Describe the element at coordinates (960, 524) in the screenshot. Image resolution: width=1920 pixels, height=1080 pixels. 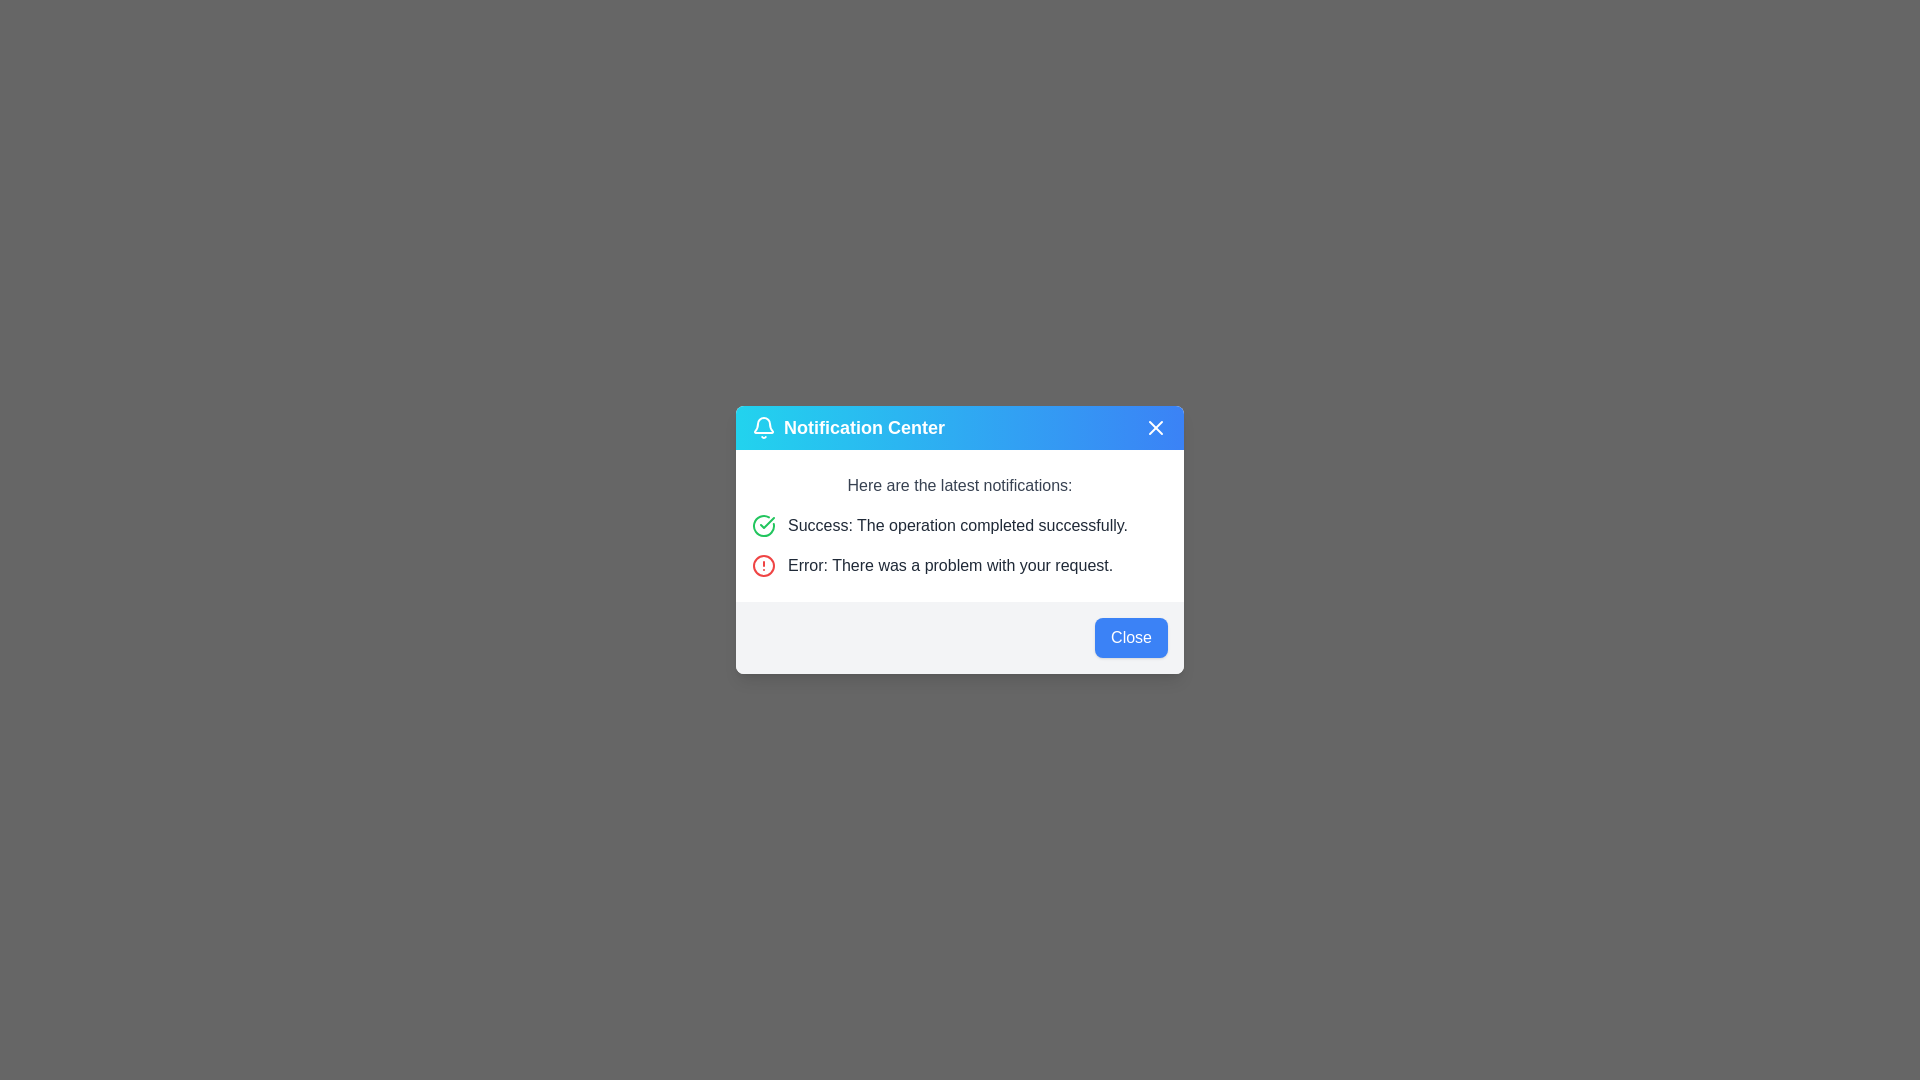
I see `the success message in the notification row that displays 'Success: The operation completed successfully.'` at that location.